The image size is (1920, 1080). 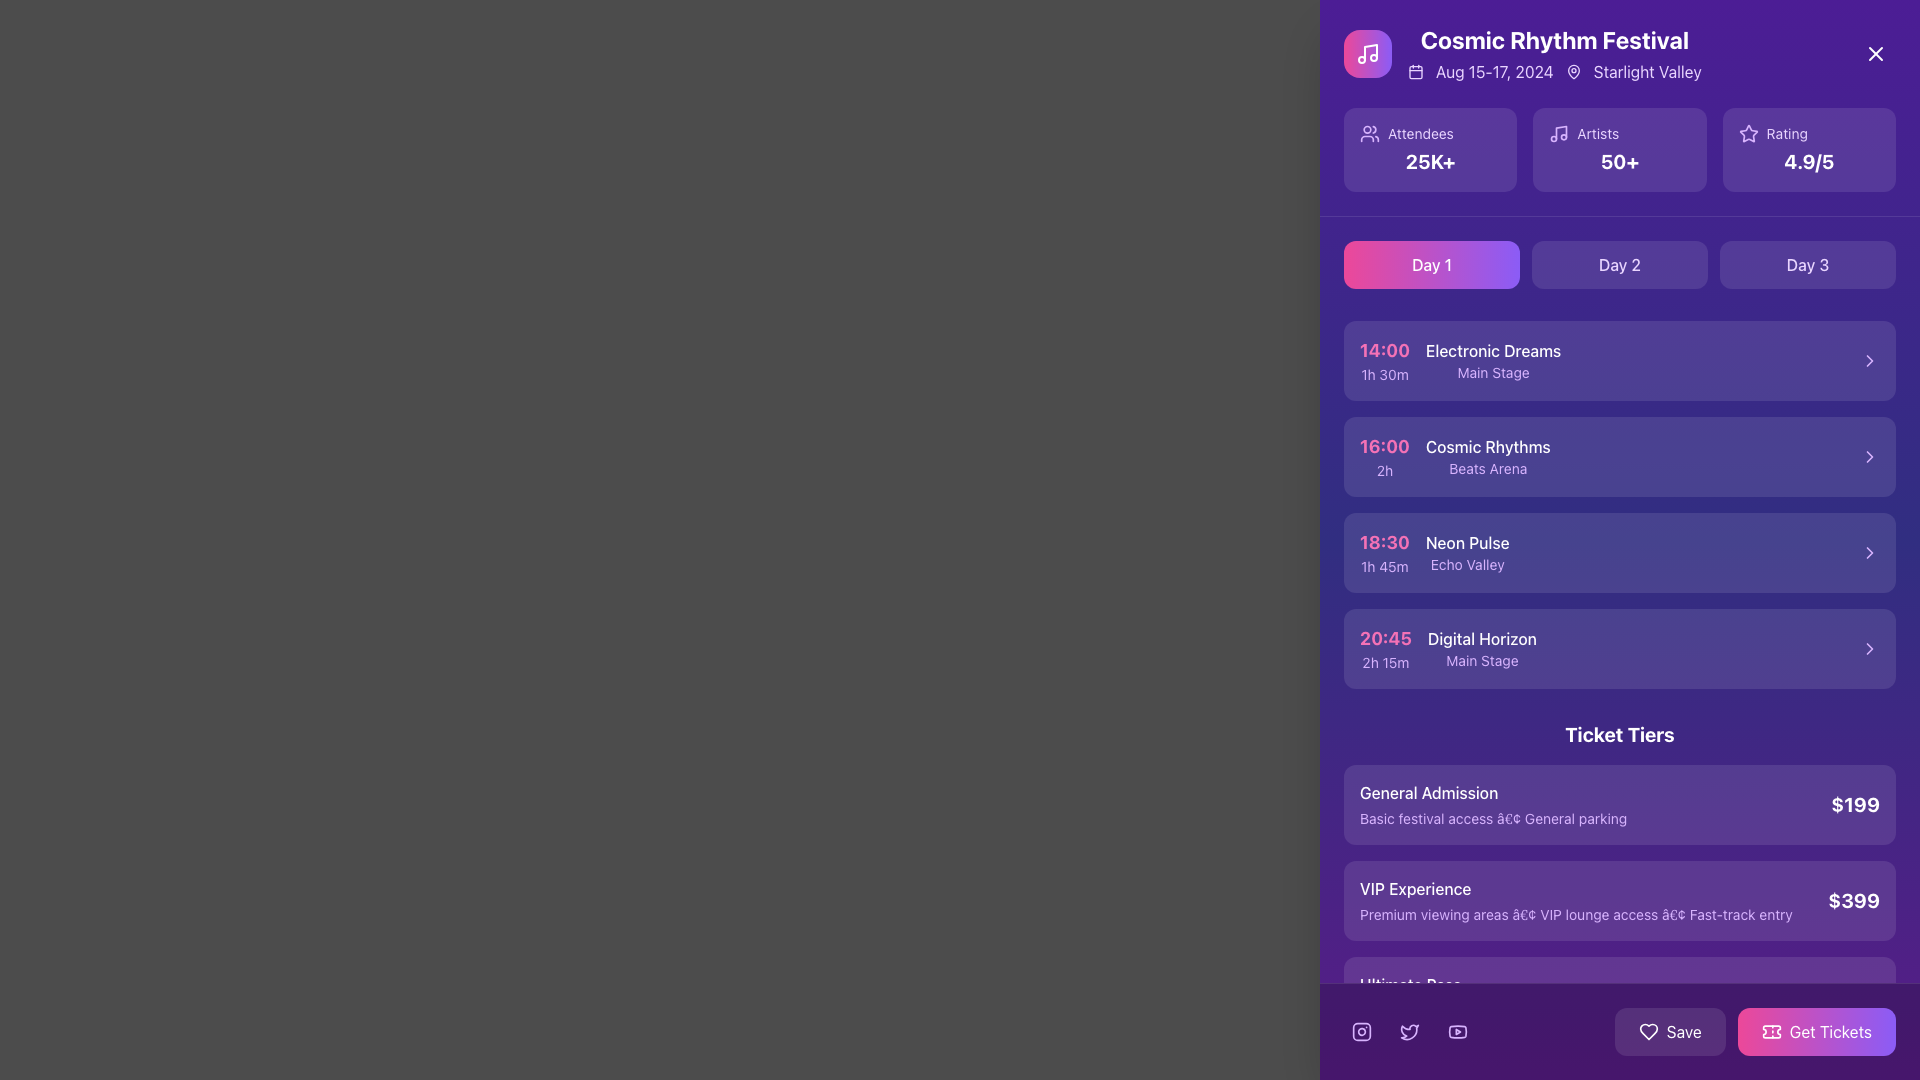 What do you see at coordinates (1572, 71) in the screenshot?
I see `the purple map pin icon located to the left of the text 'Starlight Valley' to interact with its associated feature` at bounding box center [1572, 71].